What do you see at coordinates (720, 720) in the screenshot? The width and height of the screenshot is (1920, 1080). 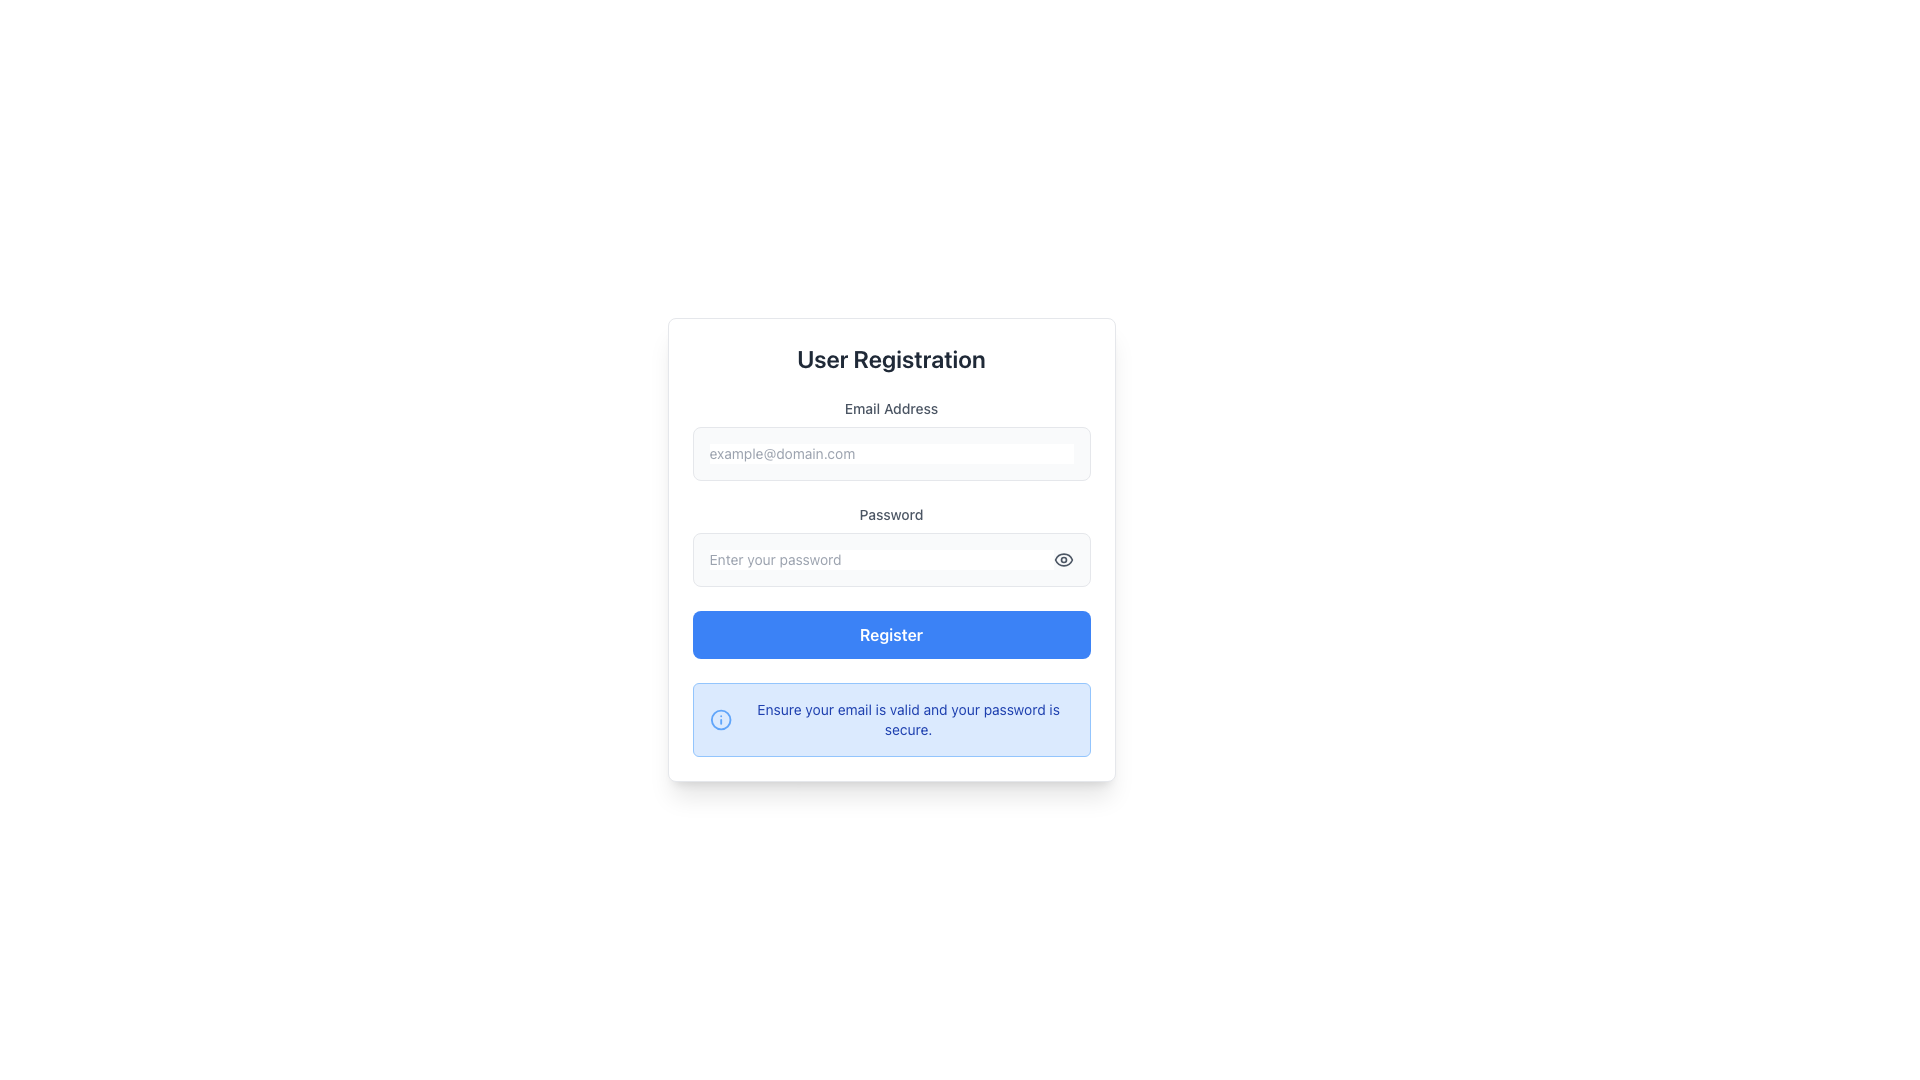 I see `the circular icon with a blue outline that contains a vertical line and a dot, located at the left end of the notification box with the message about email and password security` at bounding box center [720, 720].